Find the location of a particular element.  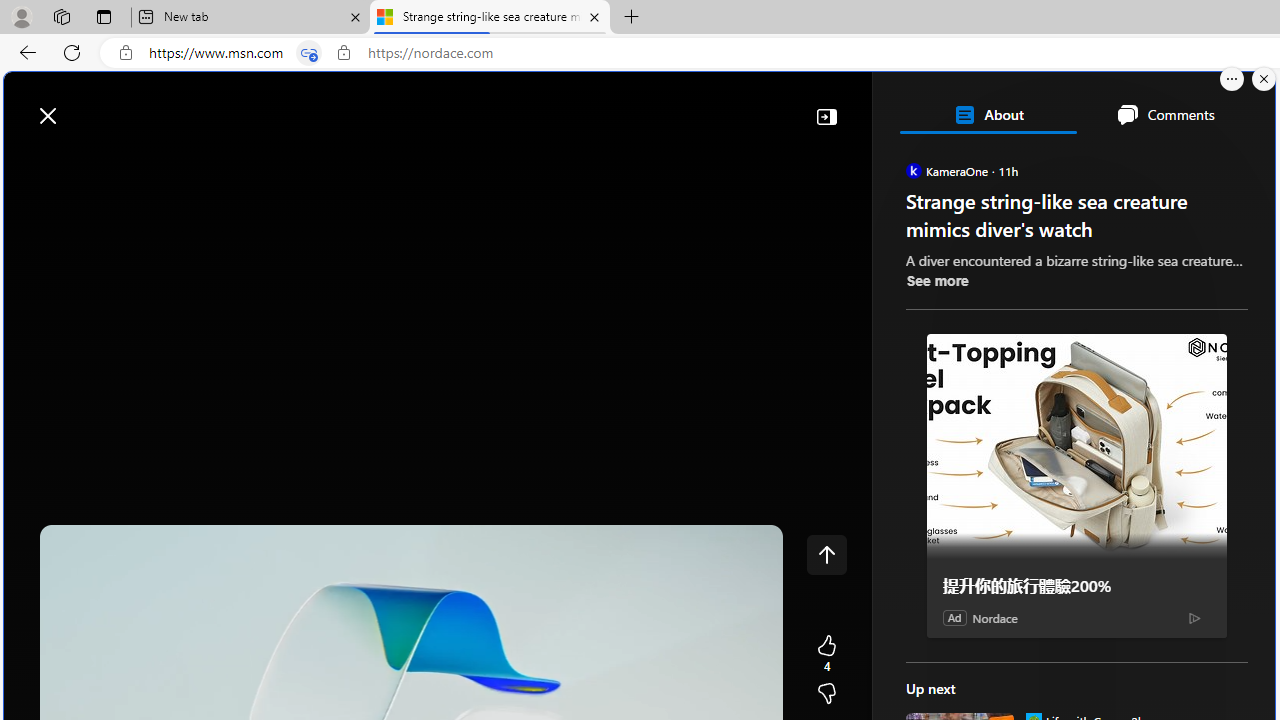

'Skip to footer' is located at coordinates (81, 105).